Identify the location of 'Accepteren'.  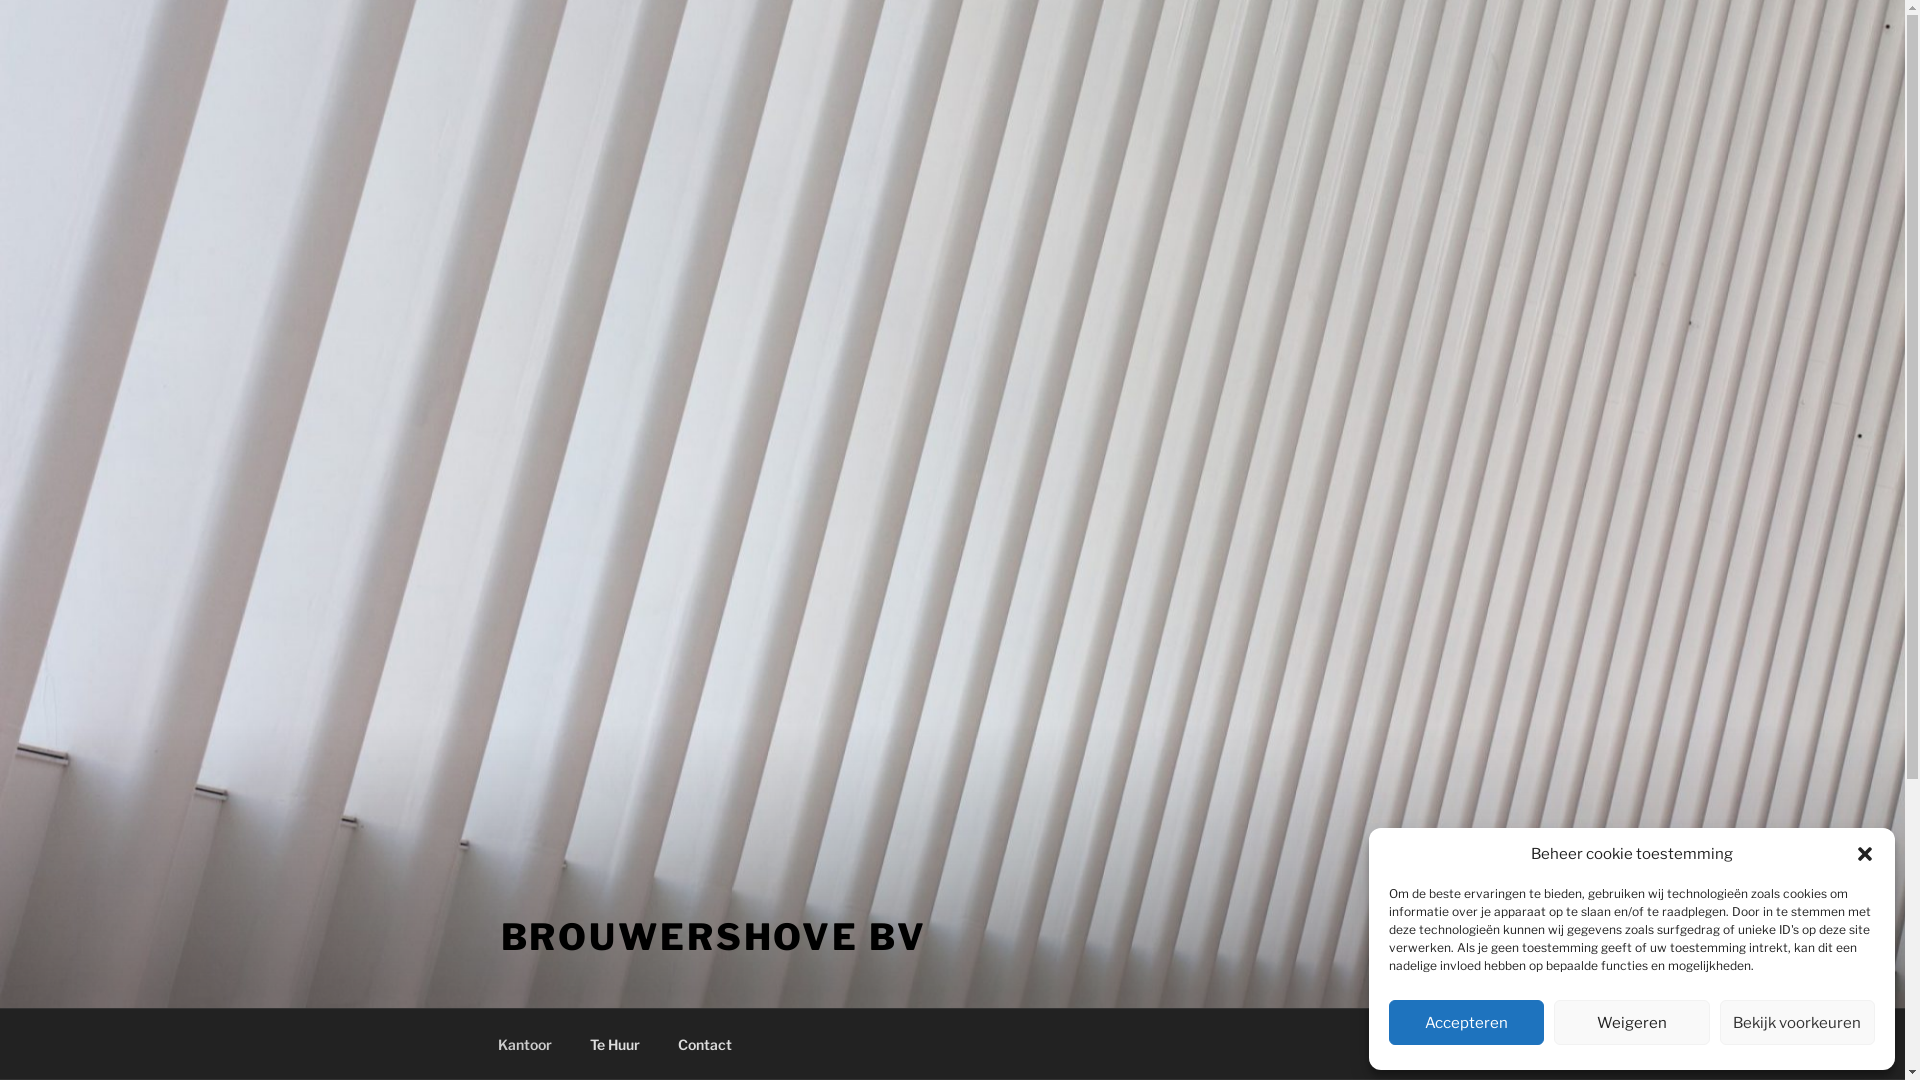
(1466, 1022).